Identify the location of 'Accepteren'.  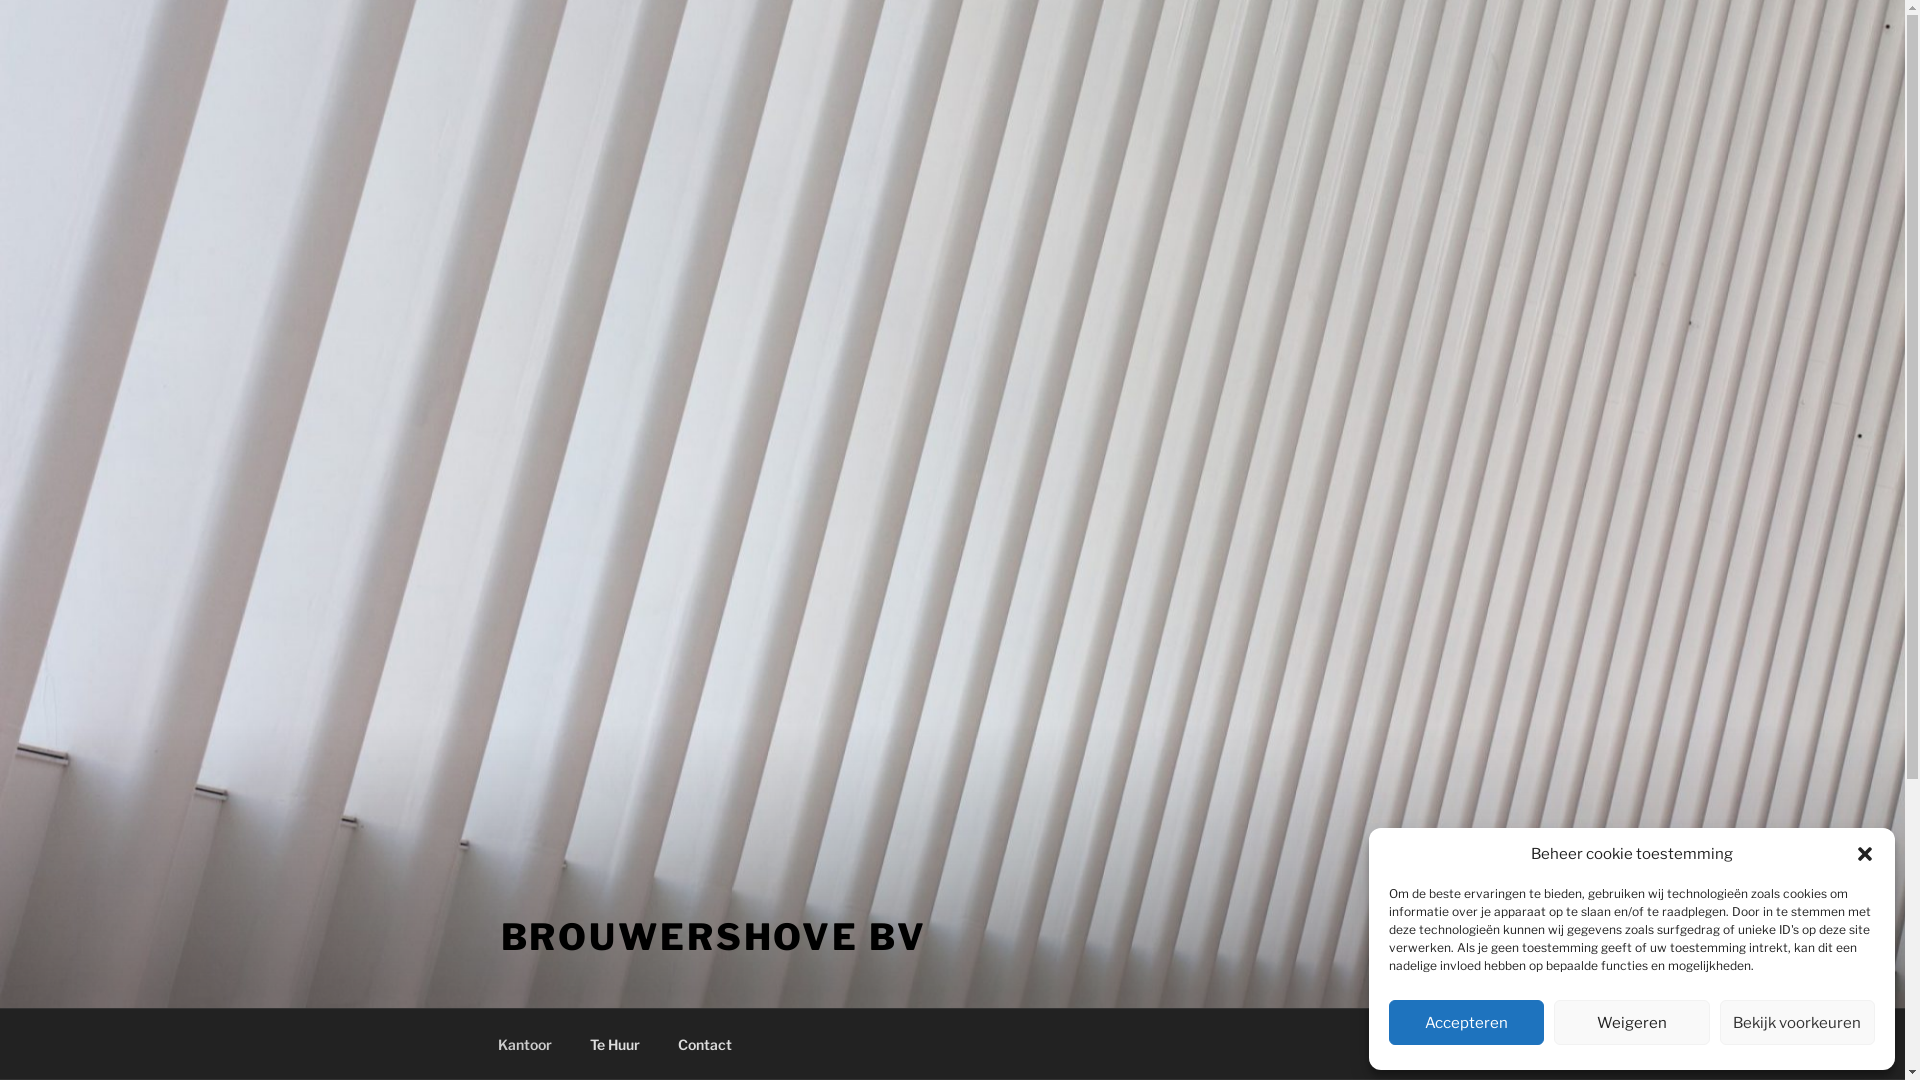
(1466, 1022).